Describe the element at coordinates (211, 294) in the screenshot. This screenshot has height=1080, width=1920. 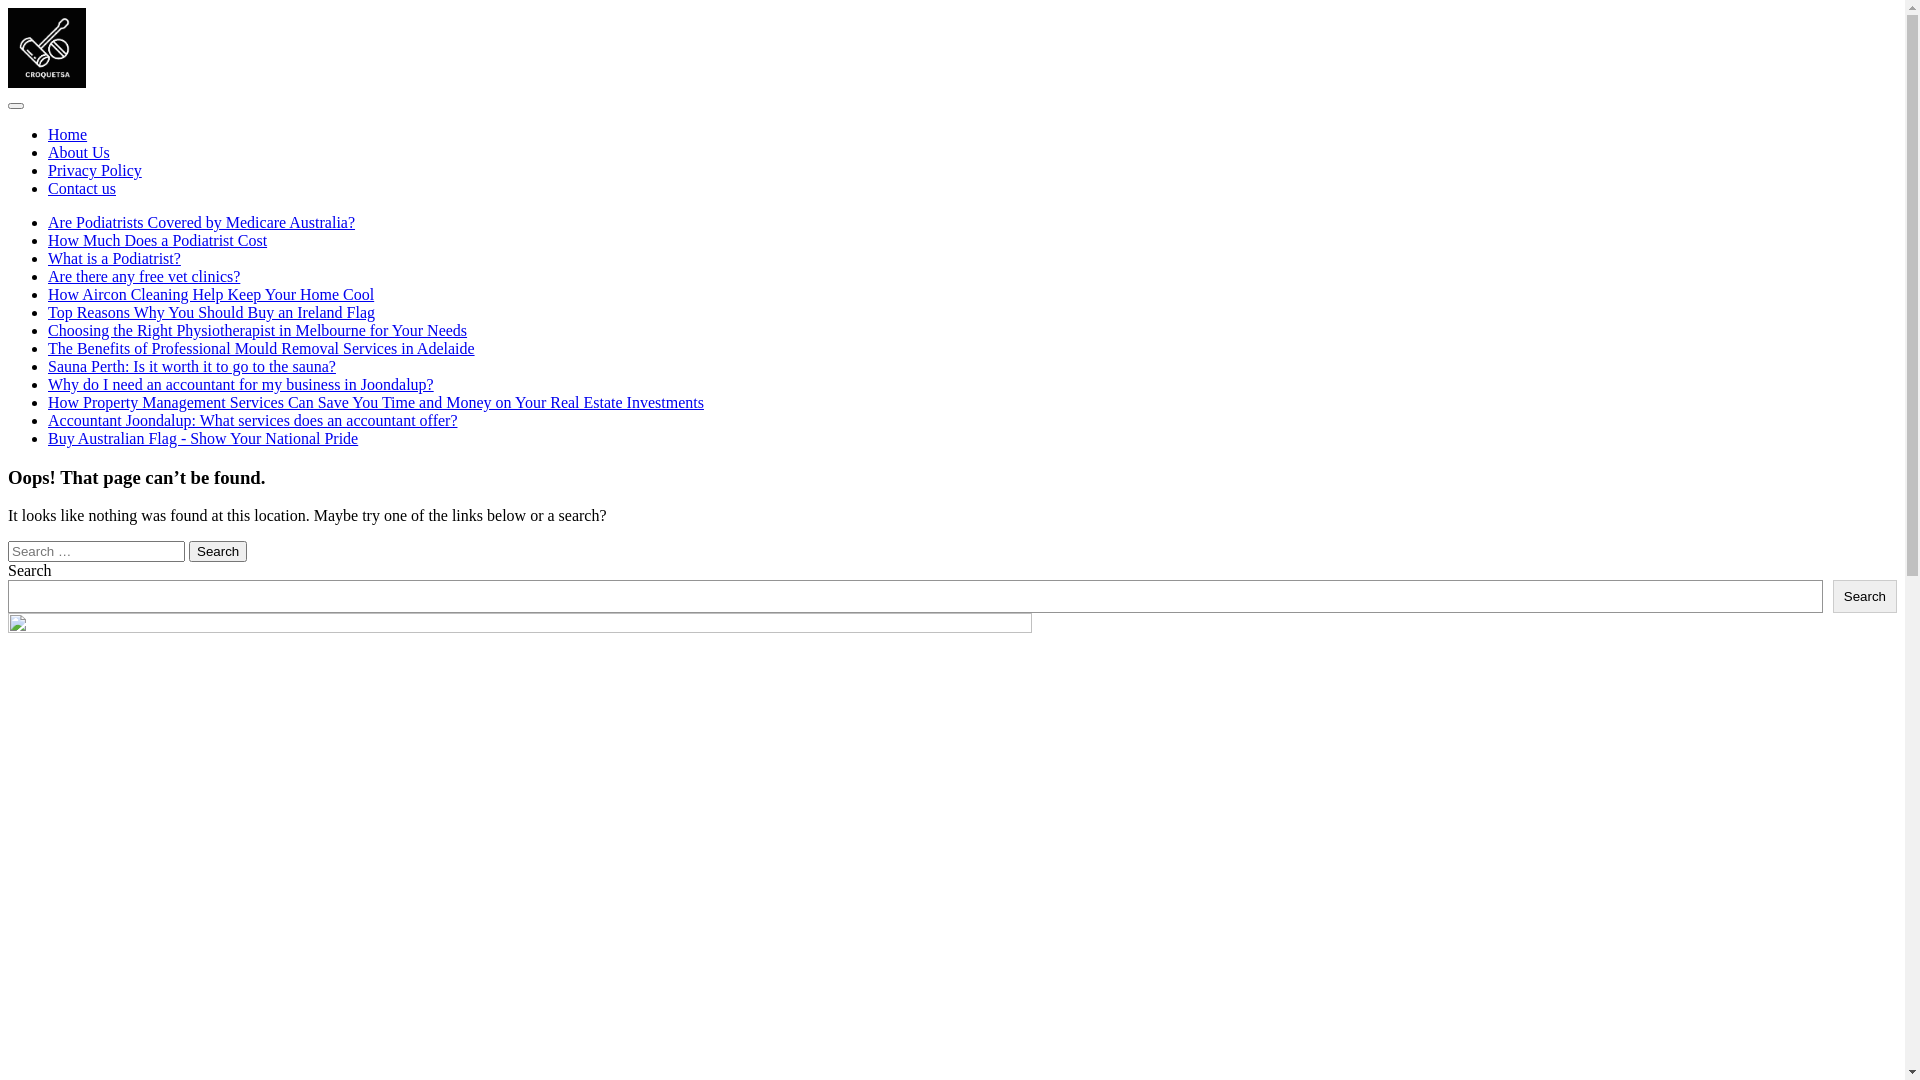
I see `'How Aircon Cleaning Help Keep Your Home Cool'` at that location.